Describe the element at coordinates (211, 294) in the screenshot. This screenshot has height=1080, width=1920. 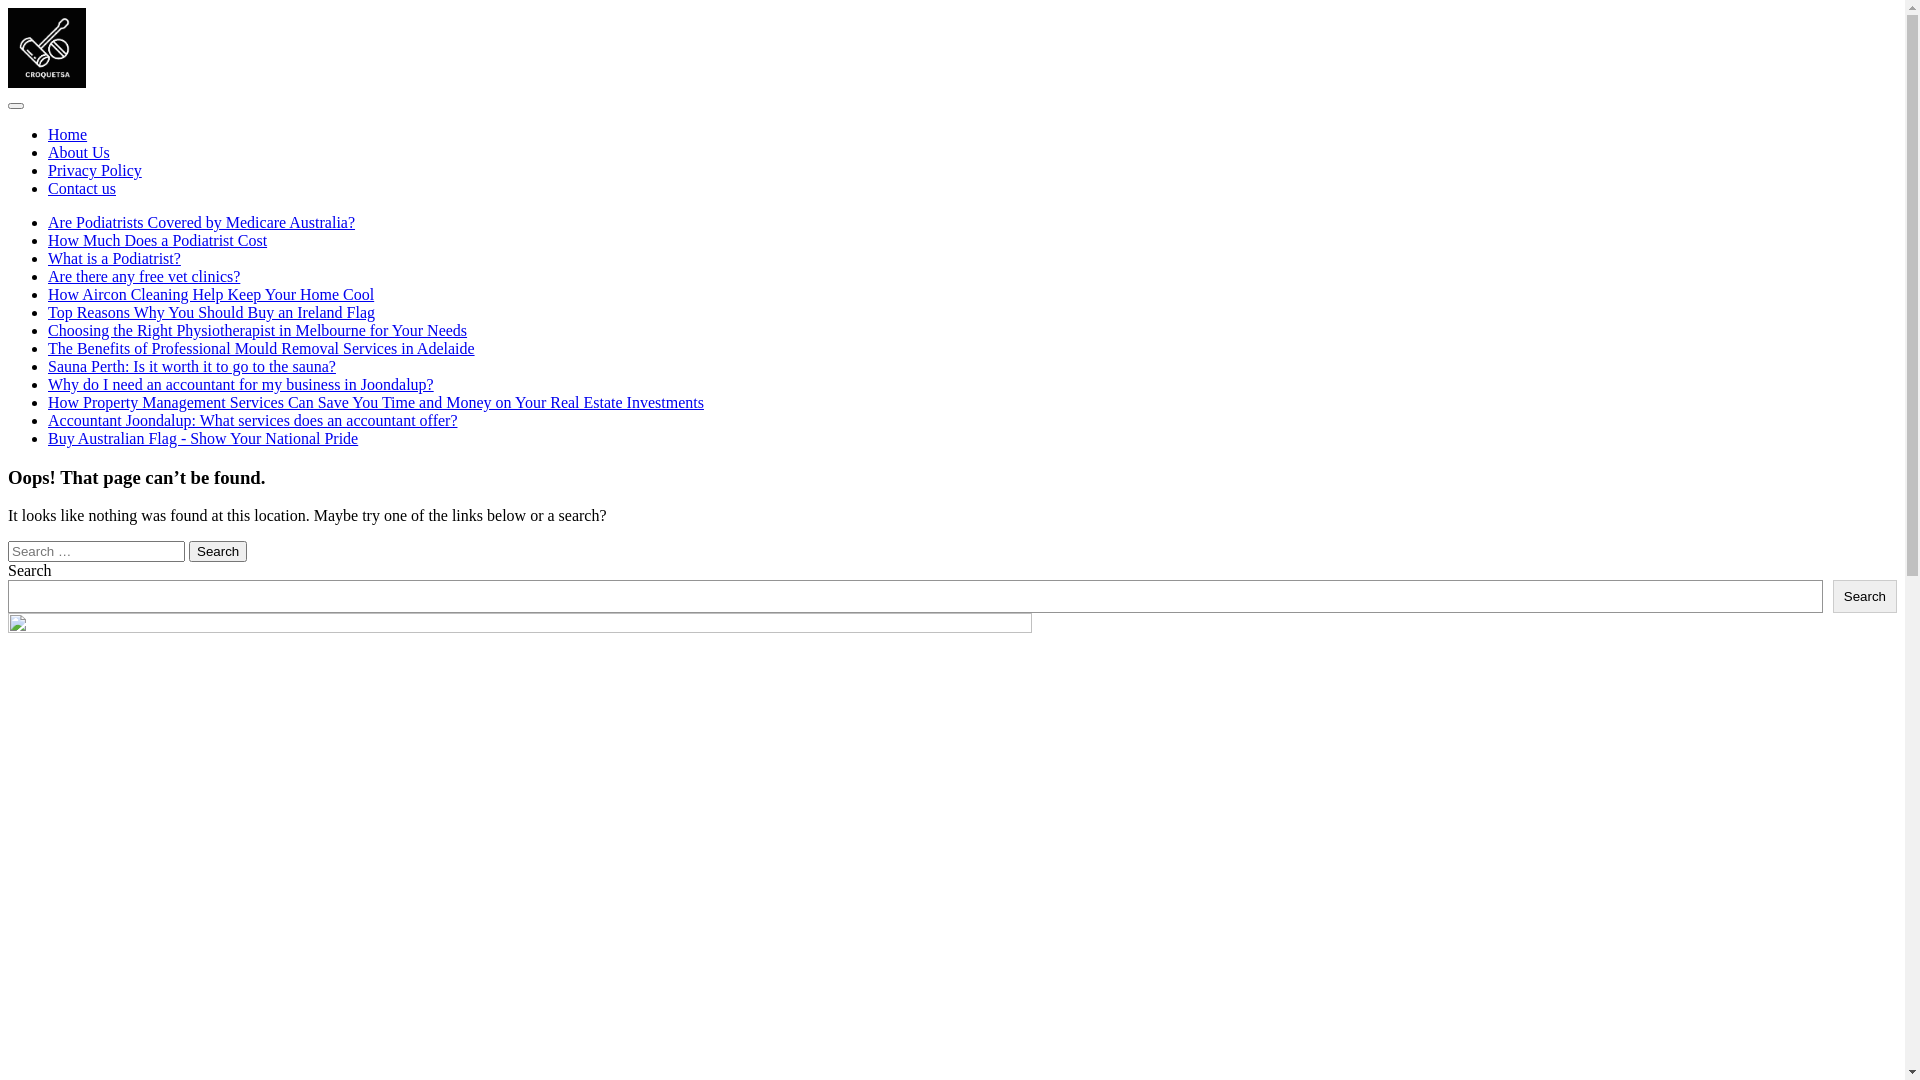
I see `'How Aircon Cleaning Help Keep Your Home Cool'` at that location.